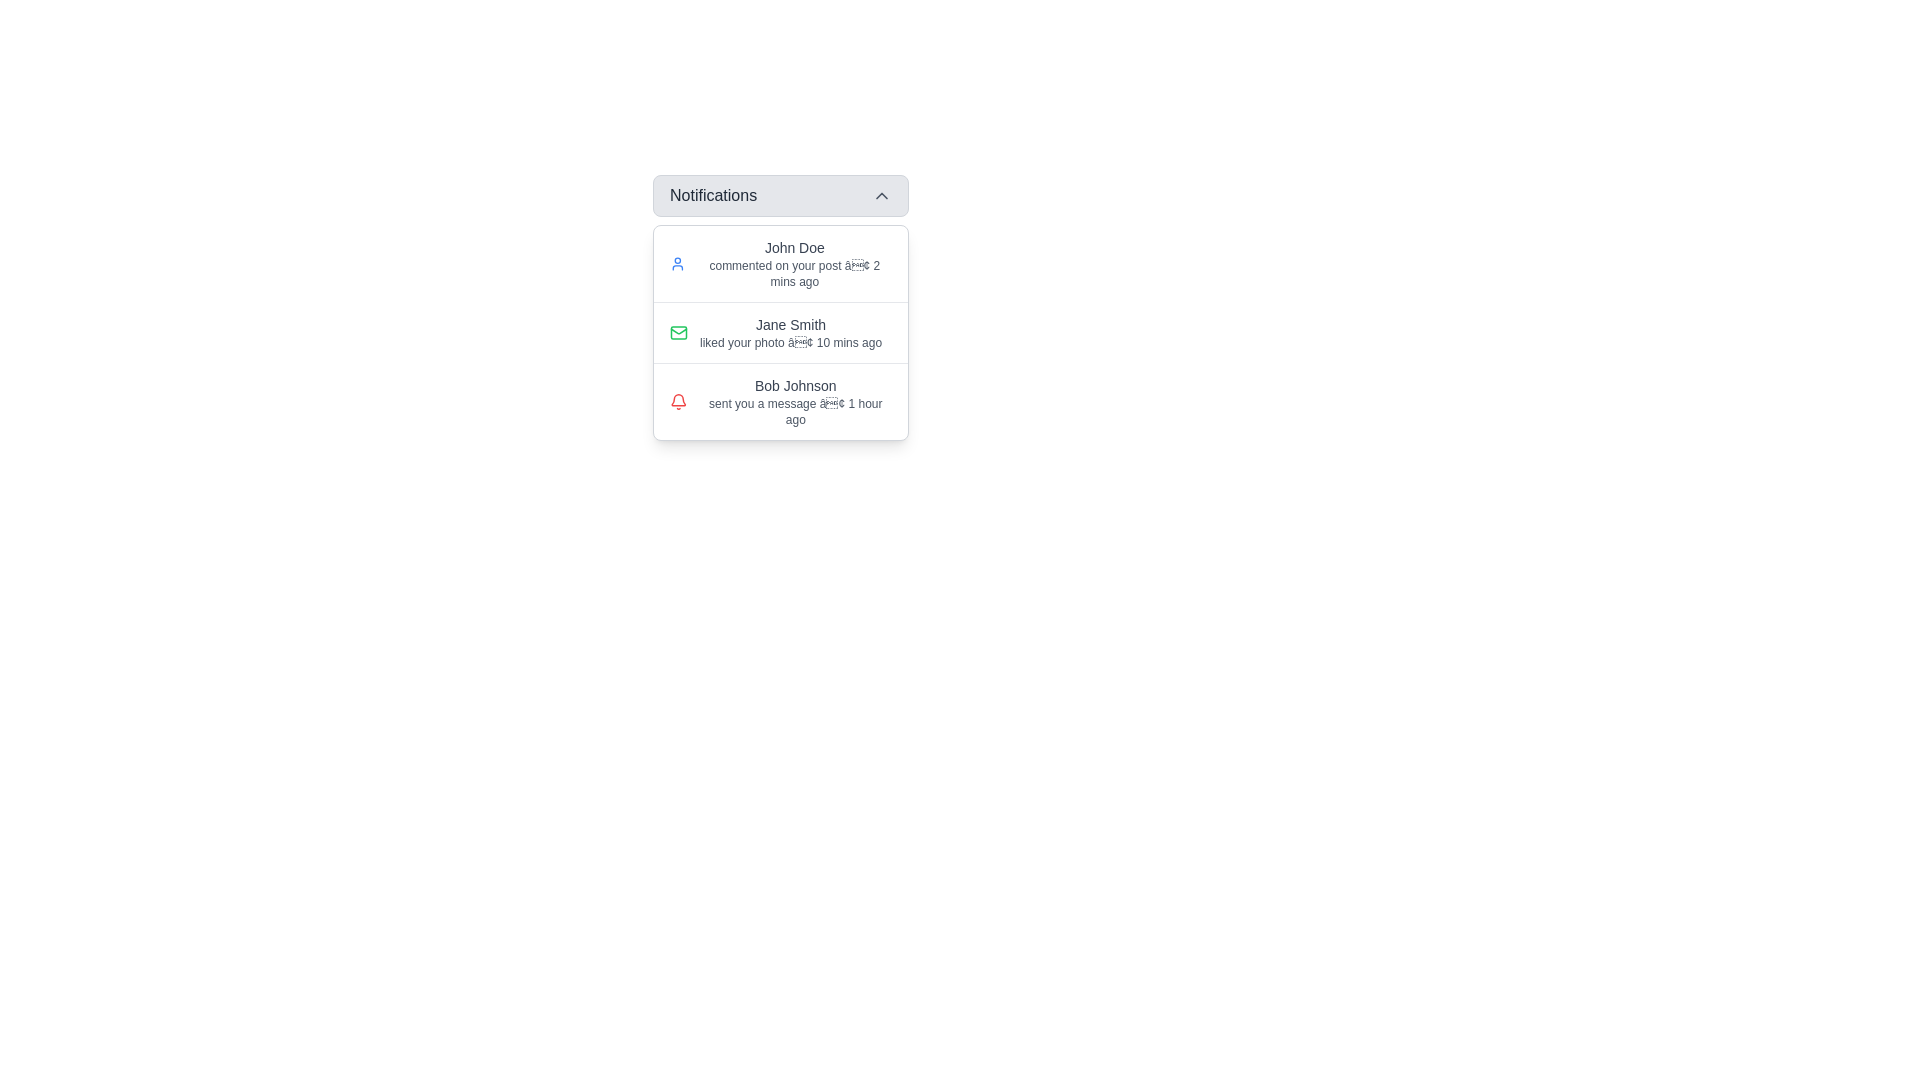 The width and height of the screenshot is (1920, 1080). Describe the element at coordinates (780, 331) in the screenshot. I see `an item in the notification list` at that location.